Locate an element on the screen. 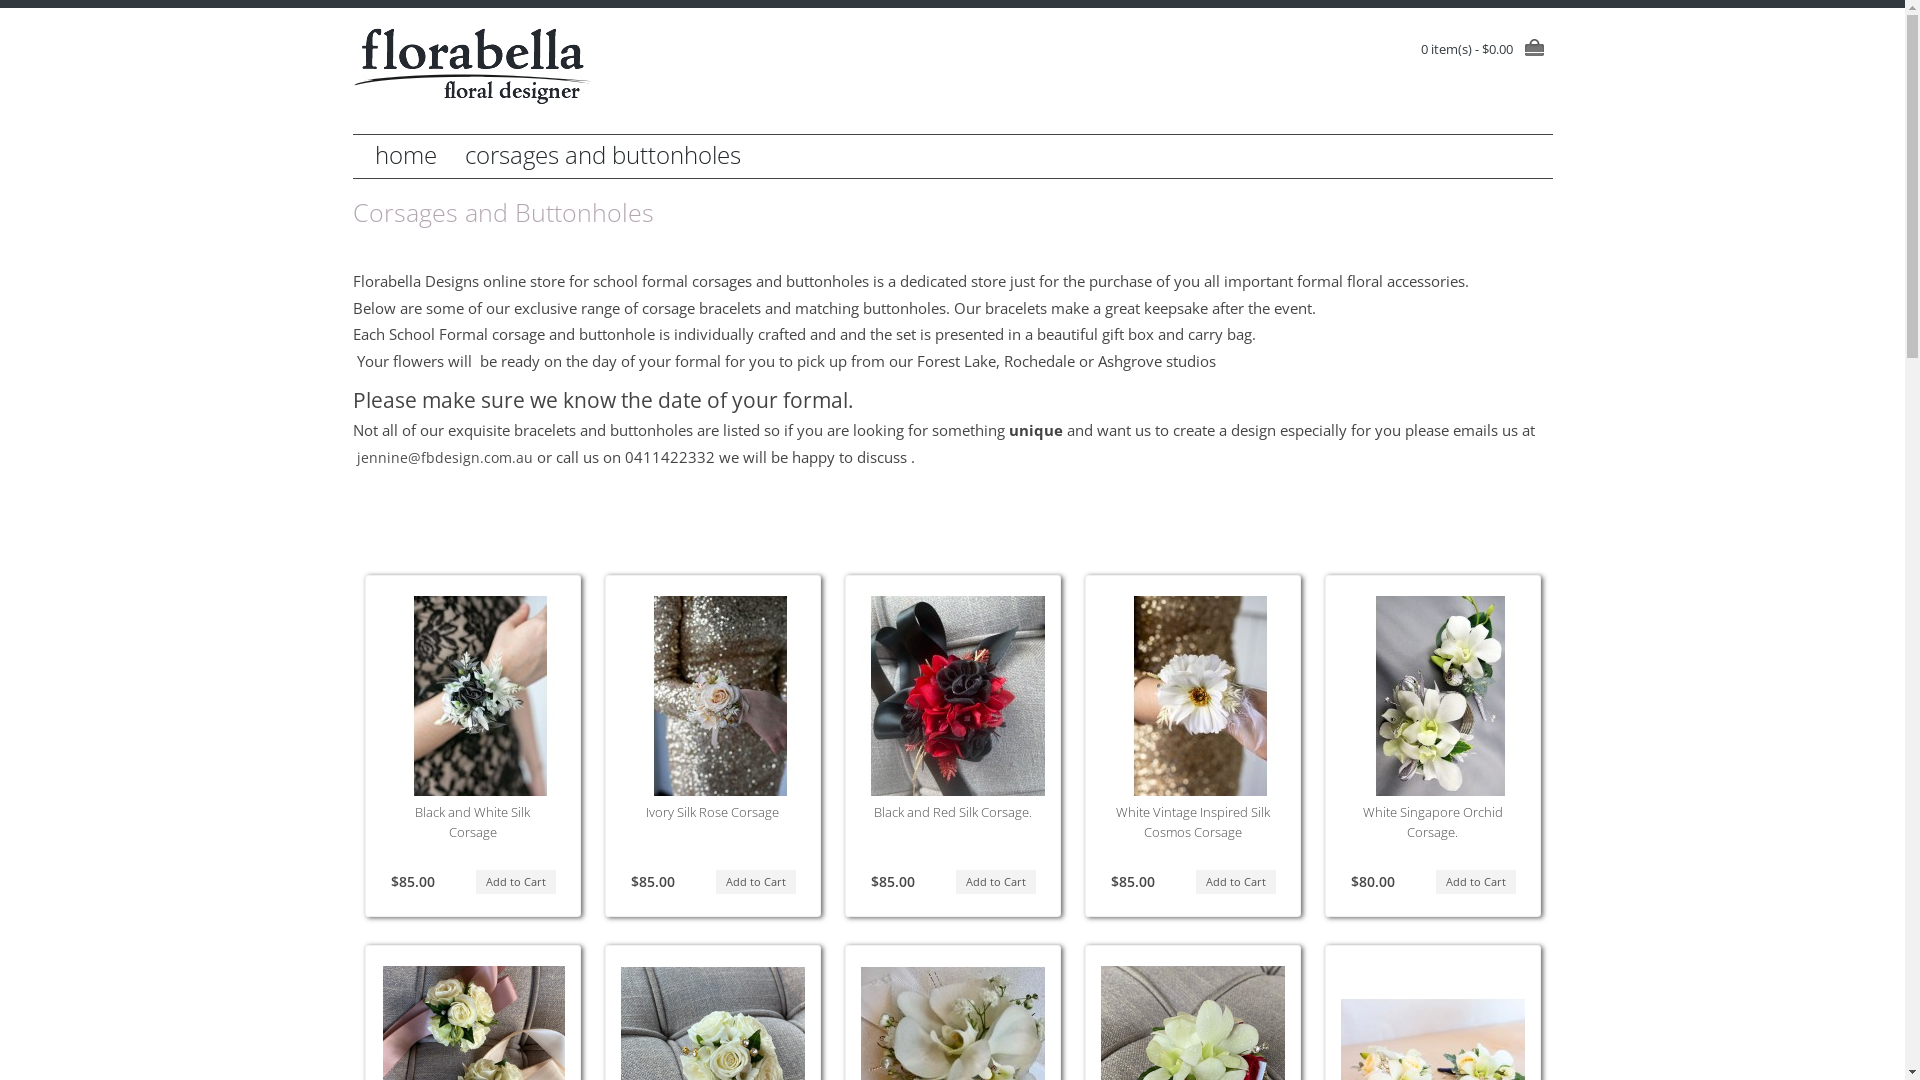 The image size is (1920, 1080). ' Ivory Silk Rose Corsage  ' is located at coordinates (720, 694).